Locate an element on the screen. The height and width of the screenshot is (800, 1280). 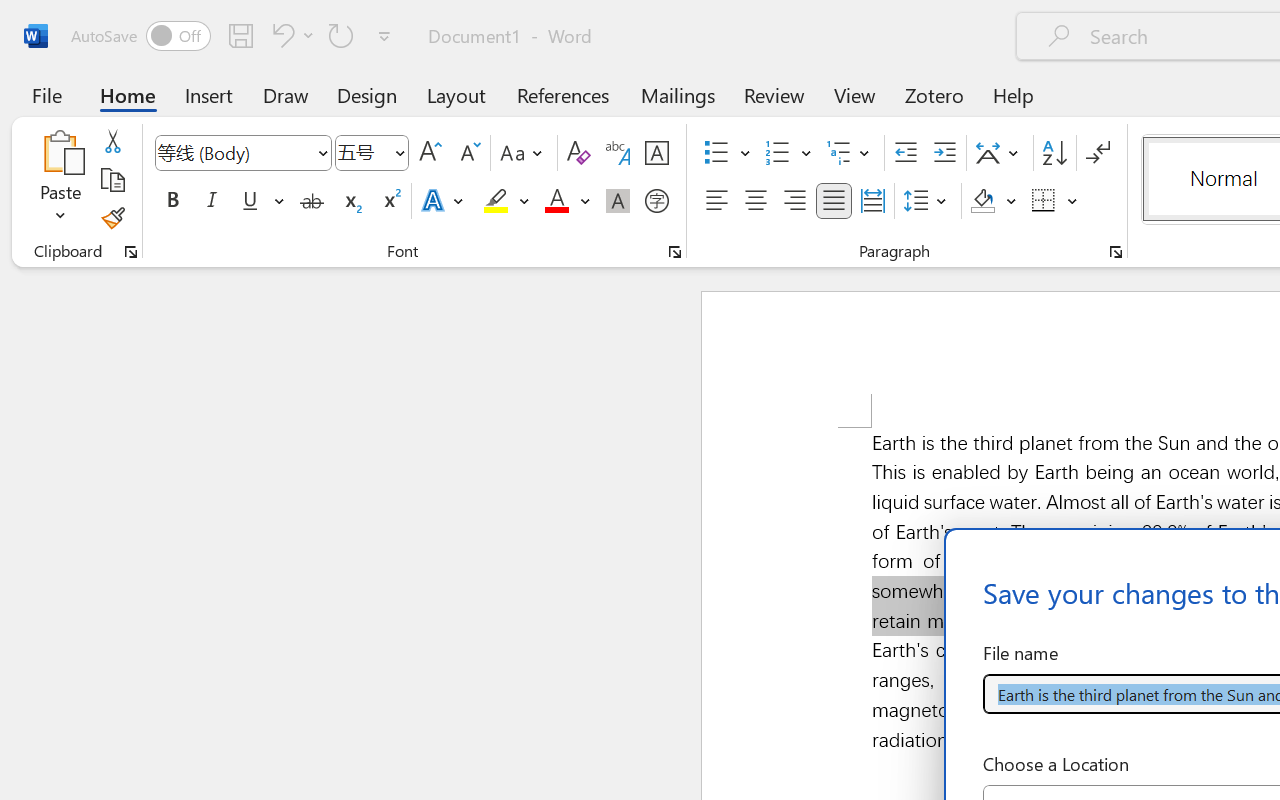
'Bold' is located at coordinates (172, 201).